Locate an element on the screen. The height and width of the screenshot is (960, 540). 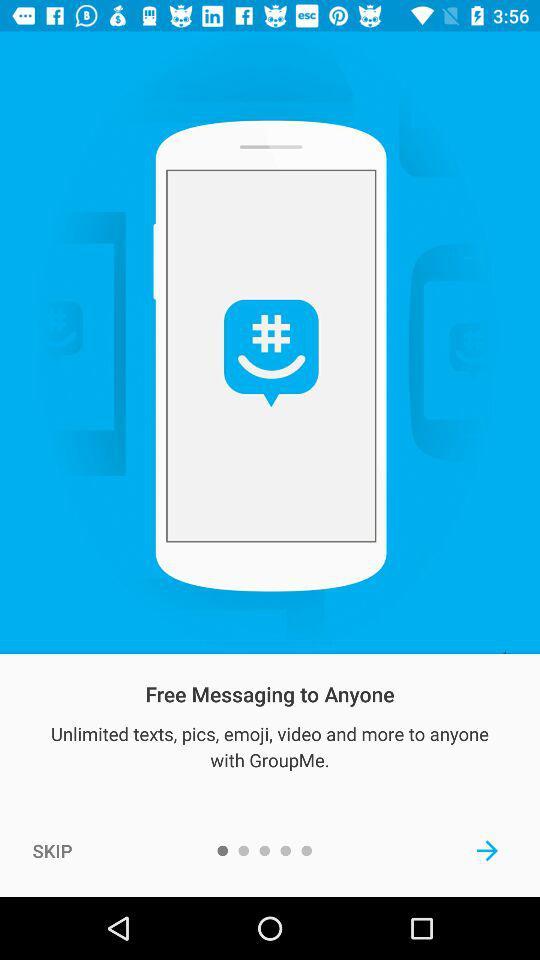
the item below the unlimited texts pics is located at coordinates (52, 849).